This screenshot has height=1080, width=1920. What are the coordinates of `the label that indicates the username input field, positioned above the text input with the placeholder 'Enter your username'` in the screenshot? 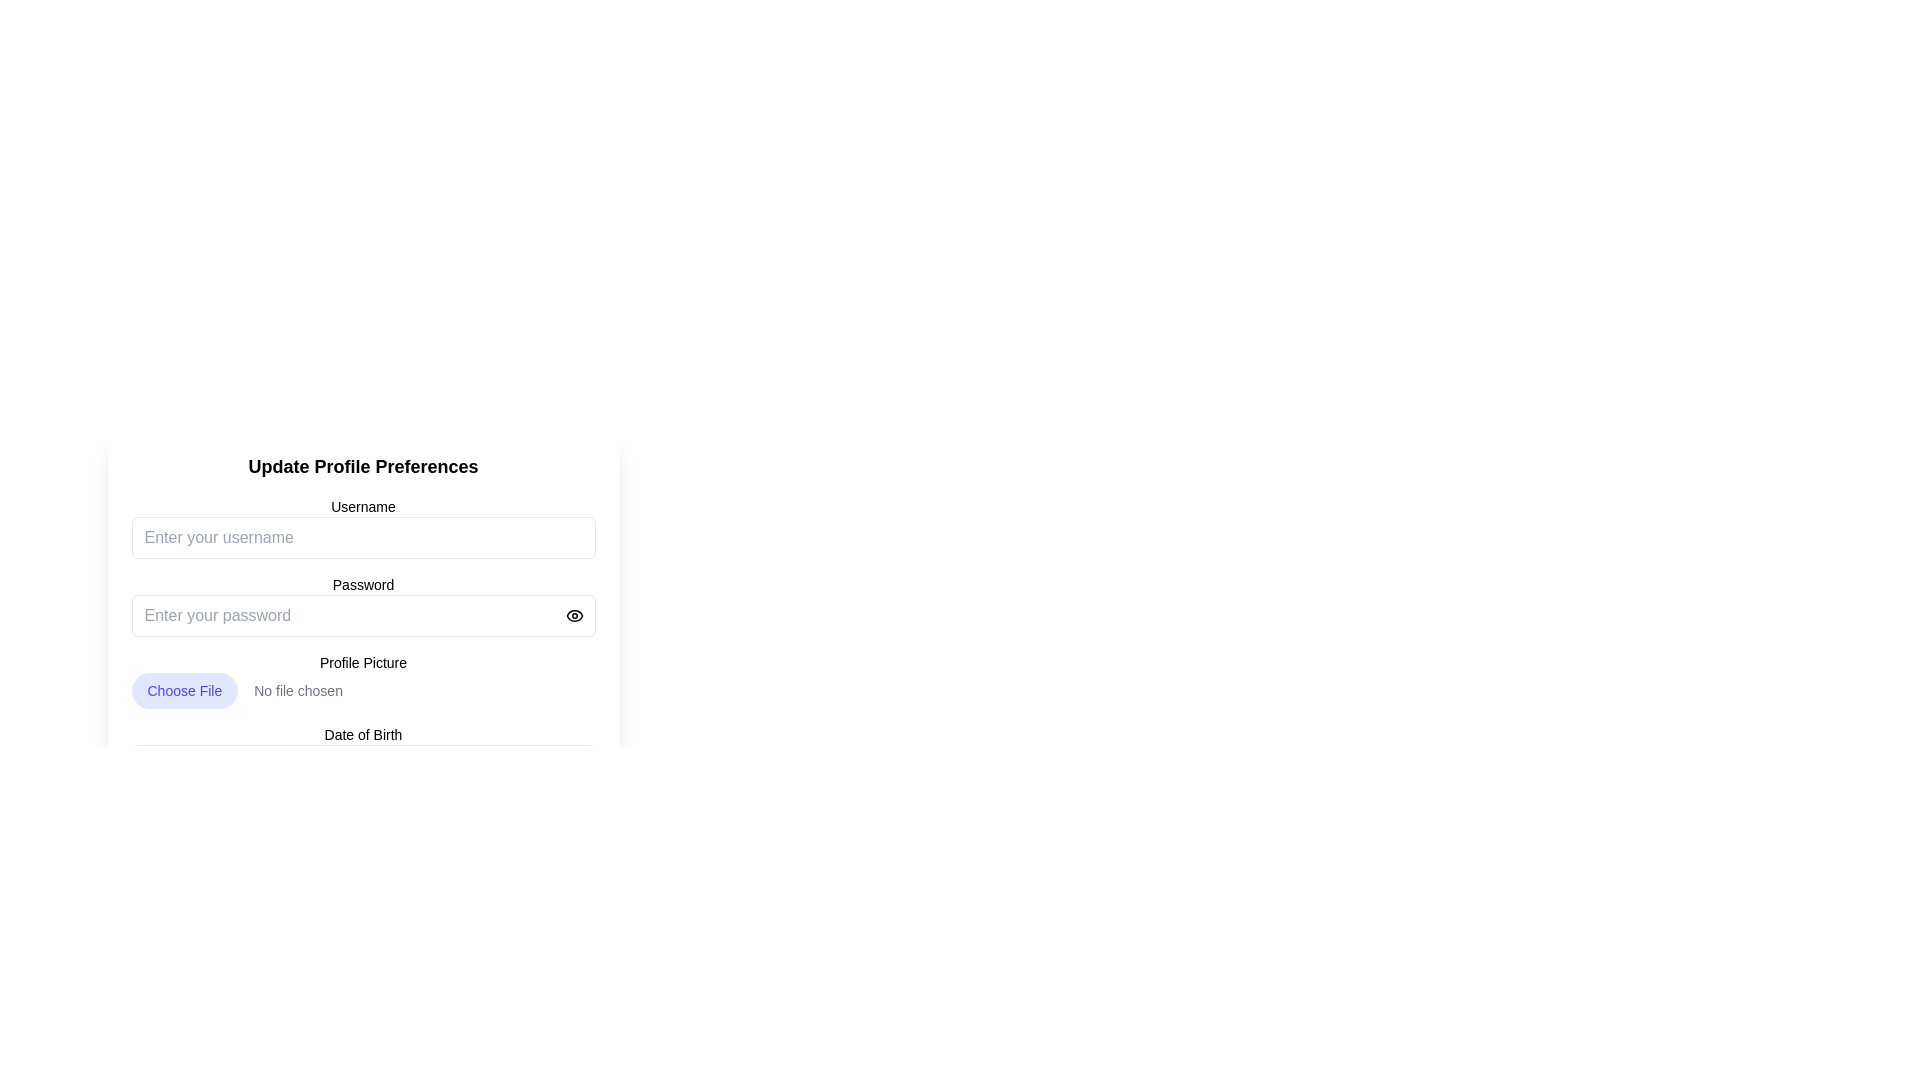 It's located at (363, 505).